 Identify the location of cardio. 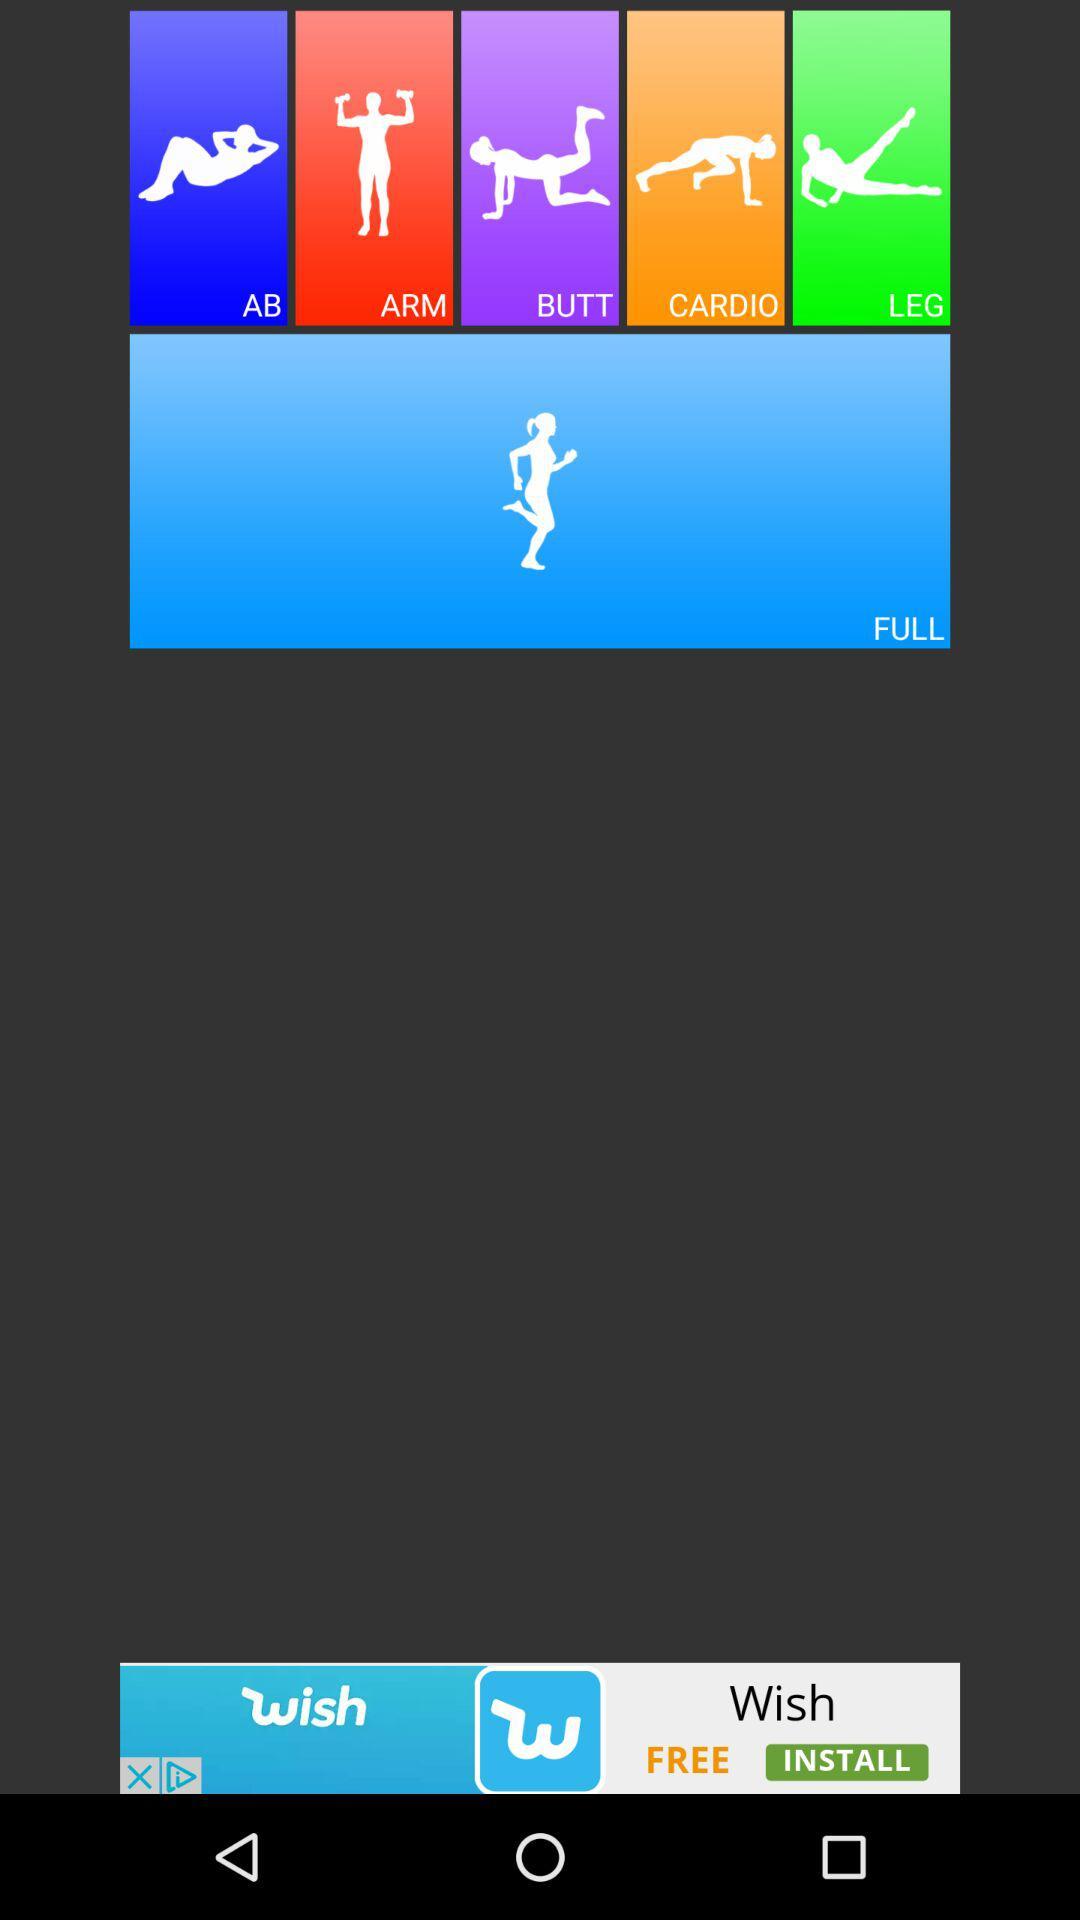
(704, 168).